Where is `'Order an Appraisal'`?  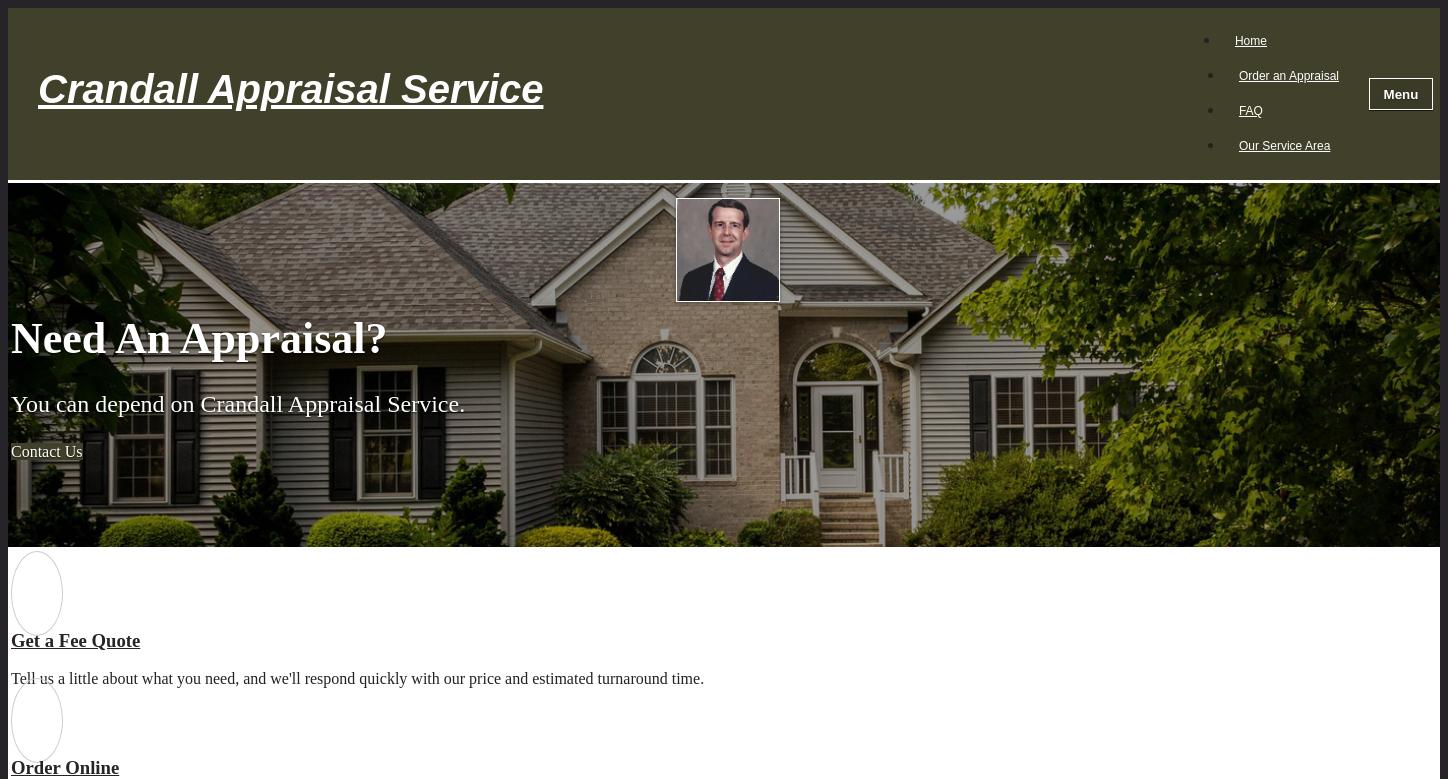 'Order an Appraisal' is located at coordinates (1288, 76).